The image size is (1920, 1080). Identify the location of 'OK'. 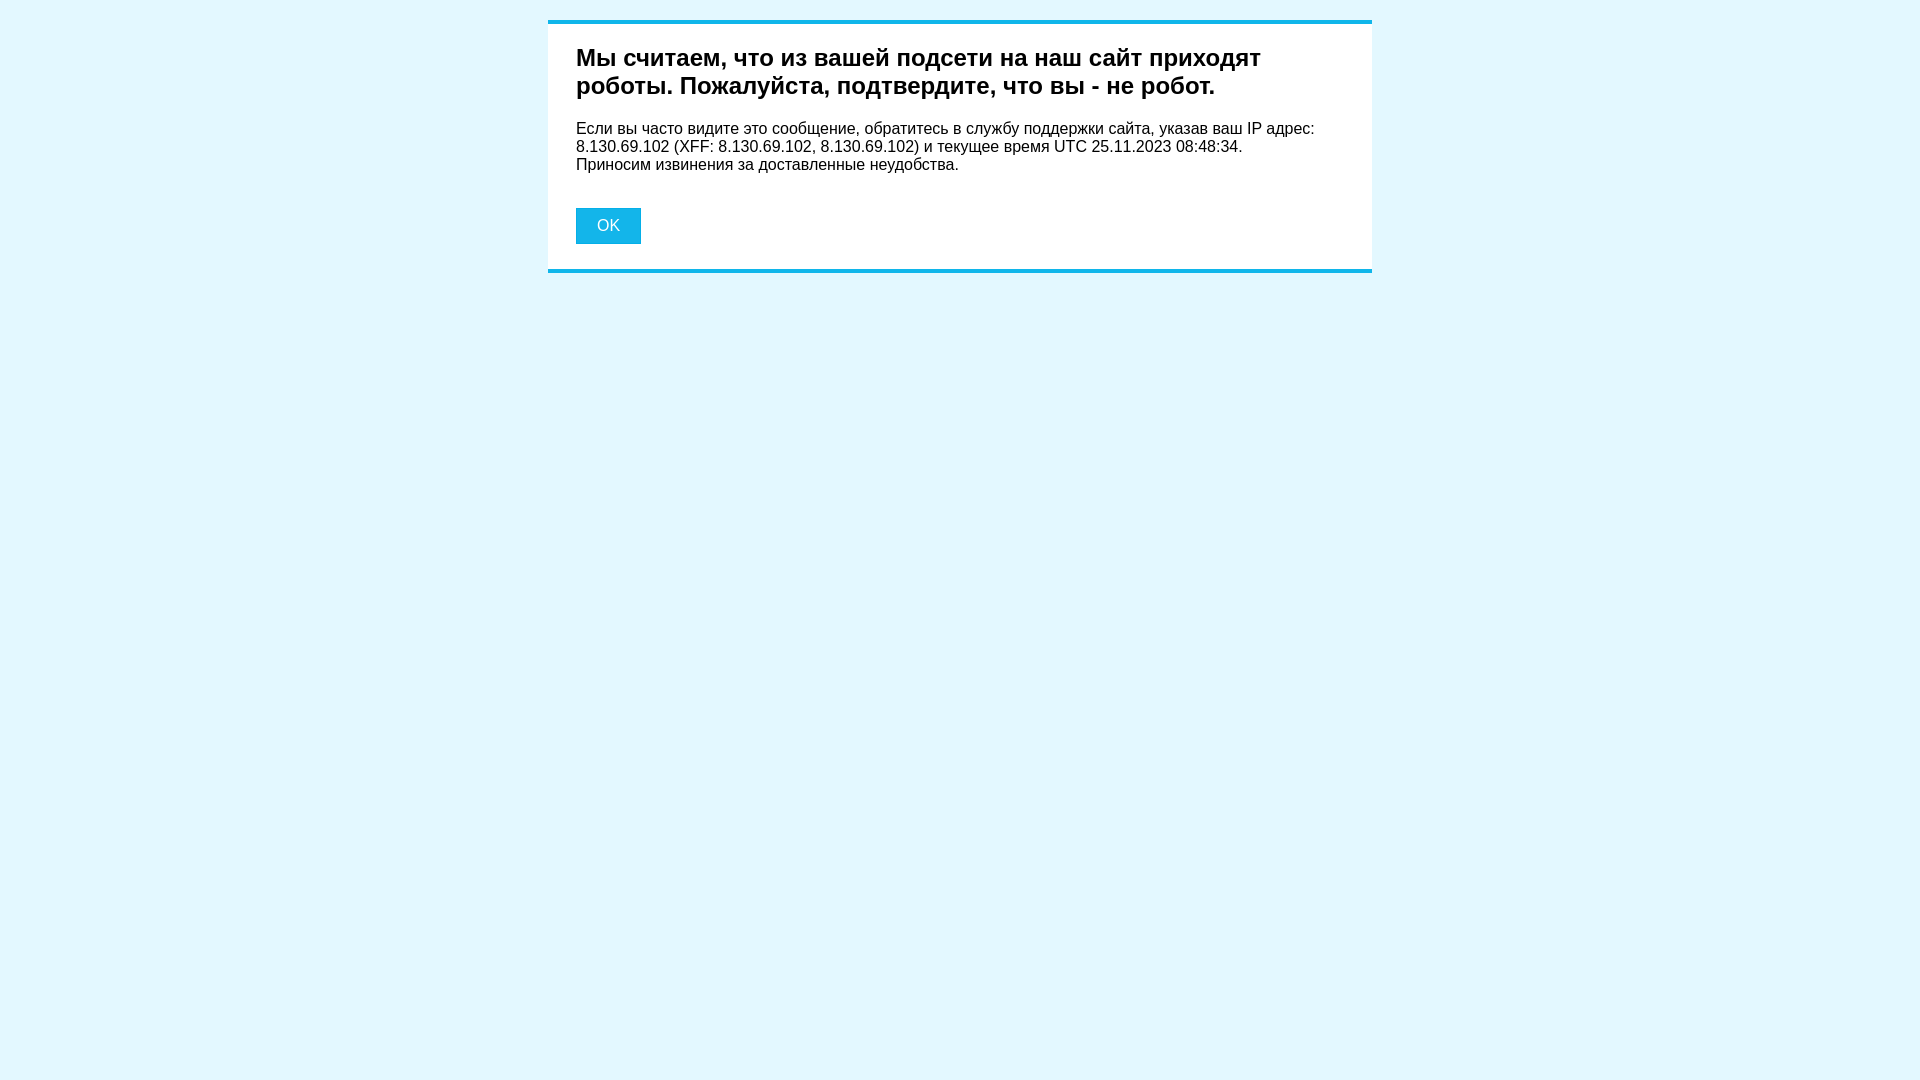
(607, 225).